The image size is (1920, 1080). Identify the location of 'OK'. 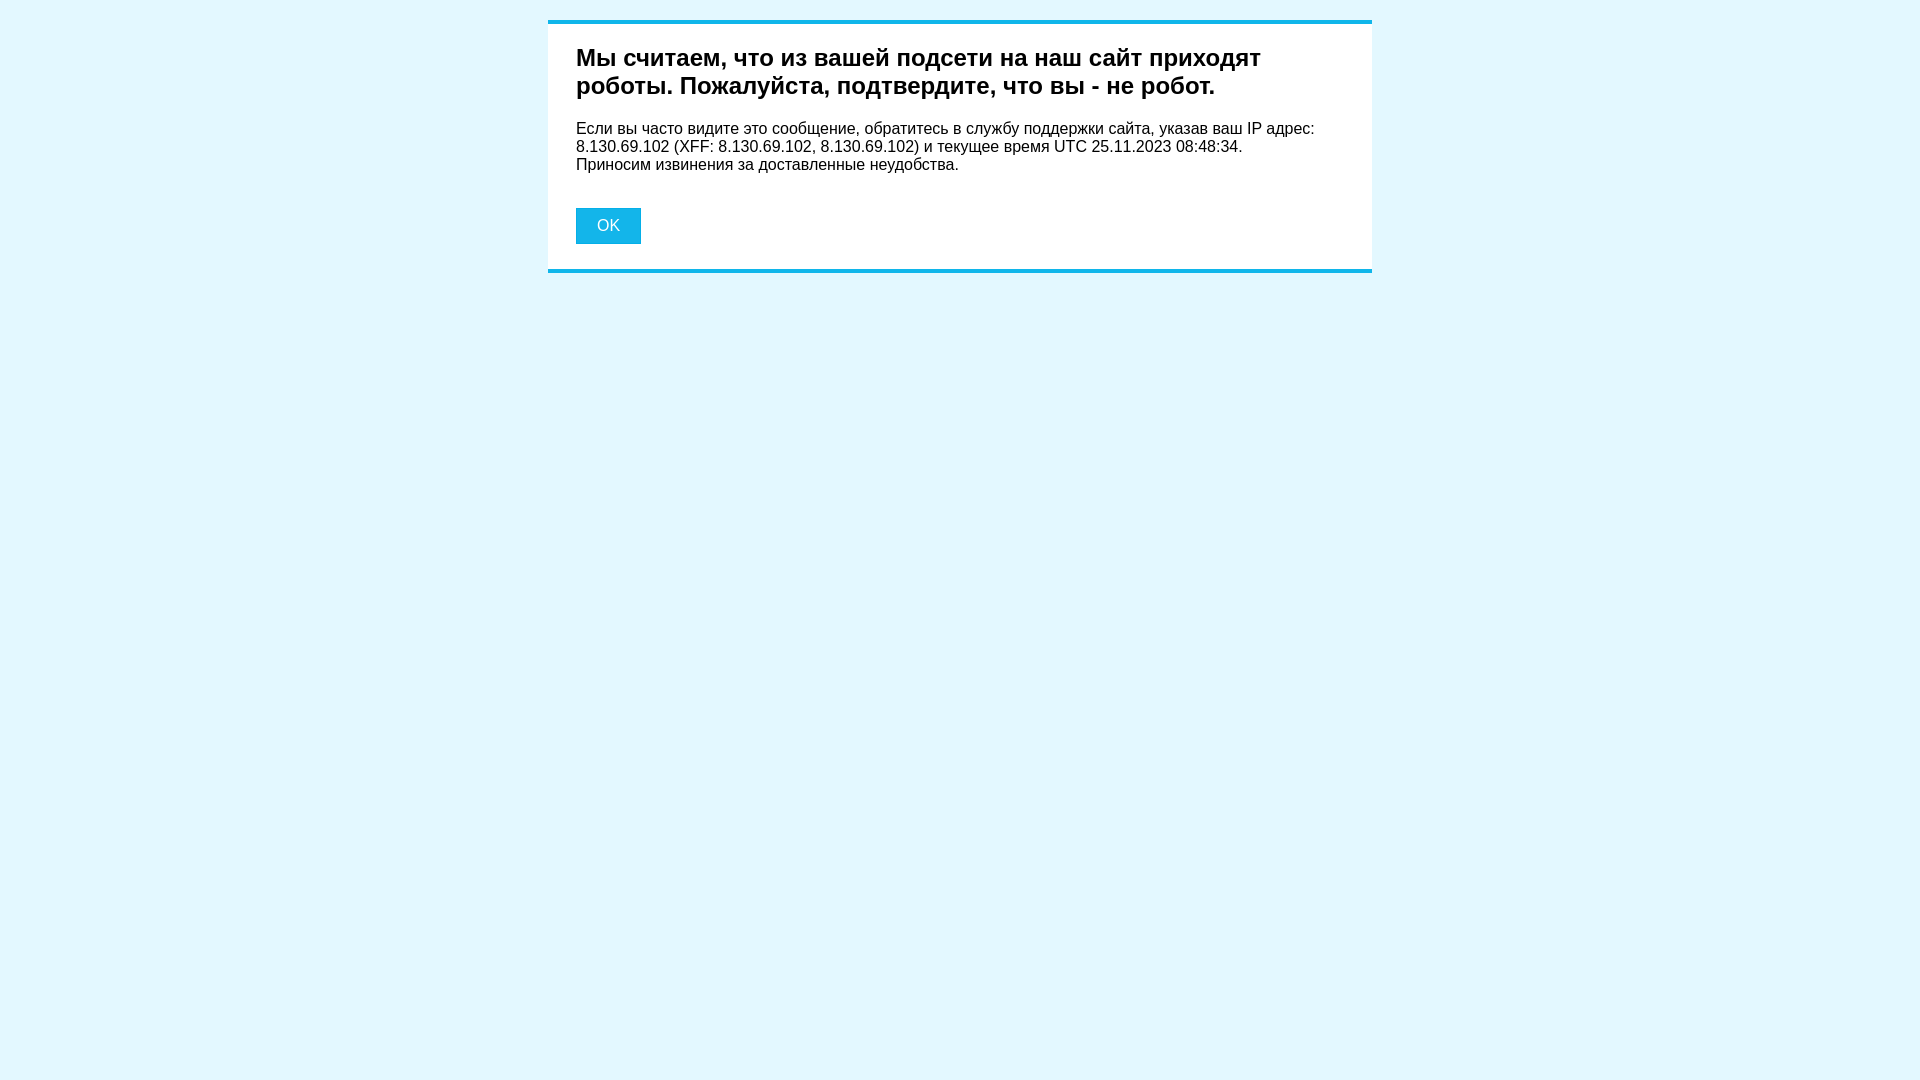
(607, 225).